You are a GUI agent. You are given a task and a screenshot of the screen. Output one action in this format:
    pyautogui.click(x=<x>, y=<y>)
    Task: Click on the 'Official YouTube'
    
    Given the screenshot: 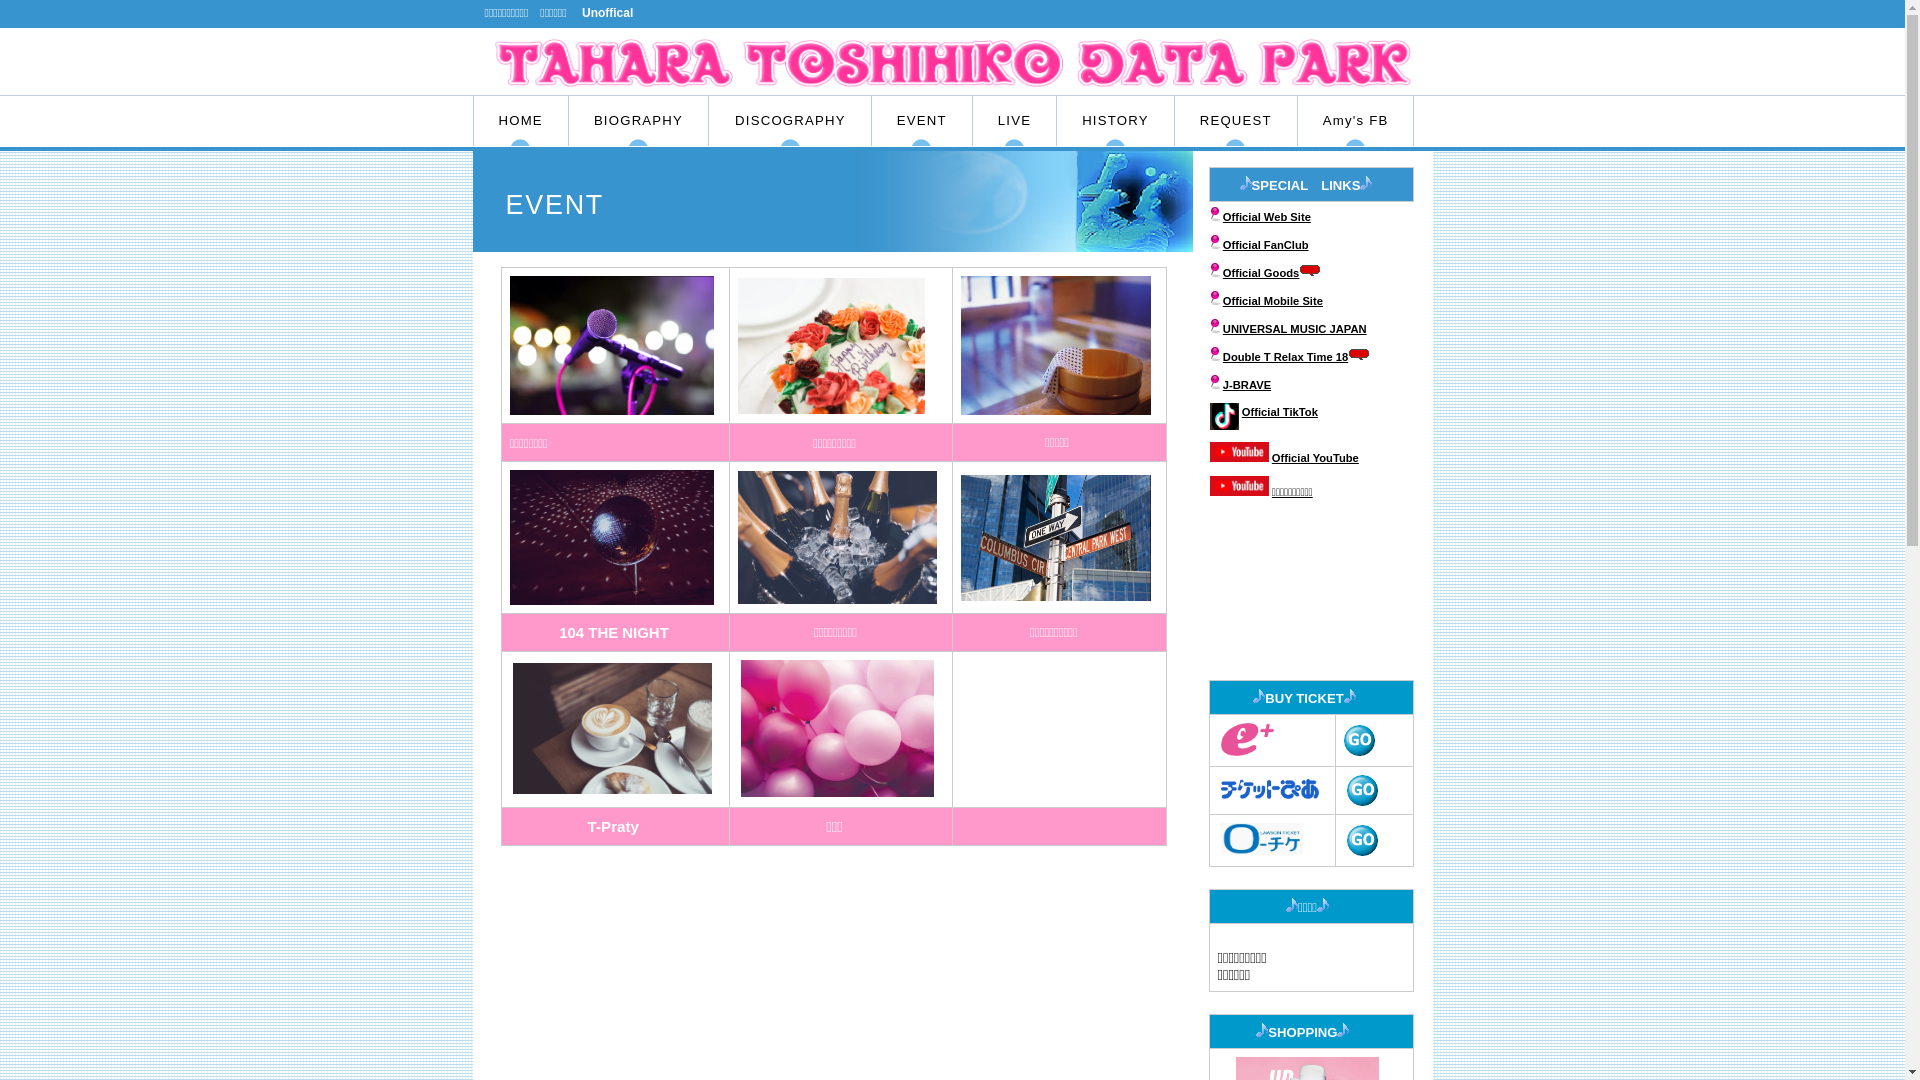 What is the action you would take?
    pyautogui.click(x=1315, y=458)
    